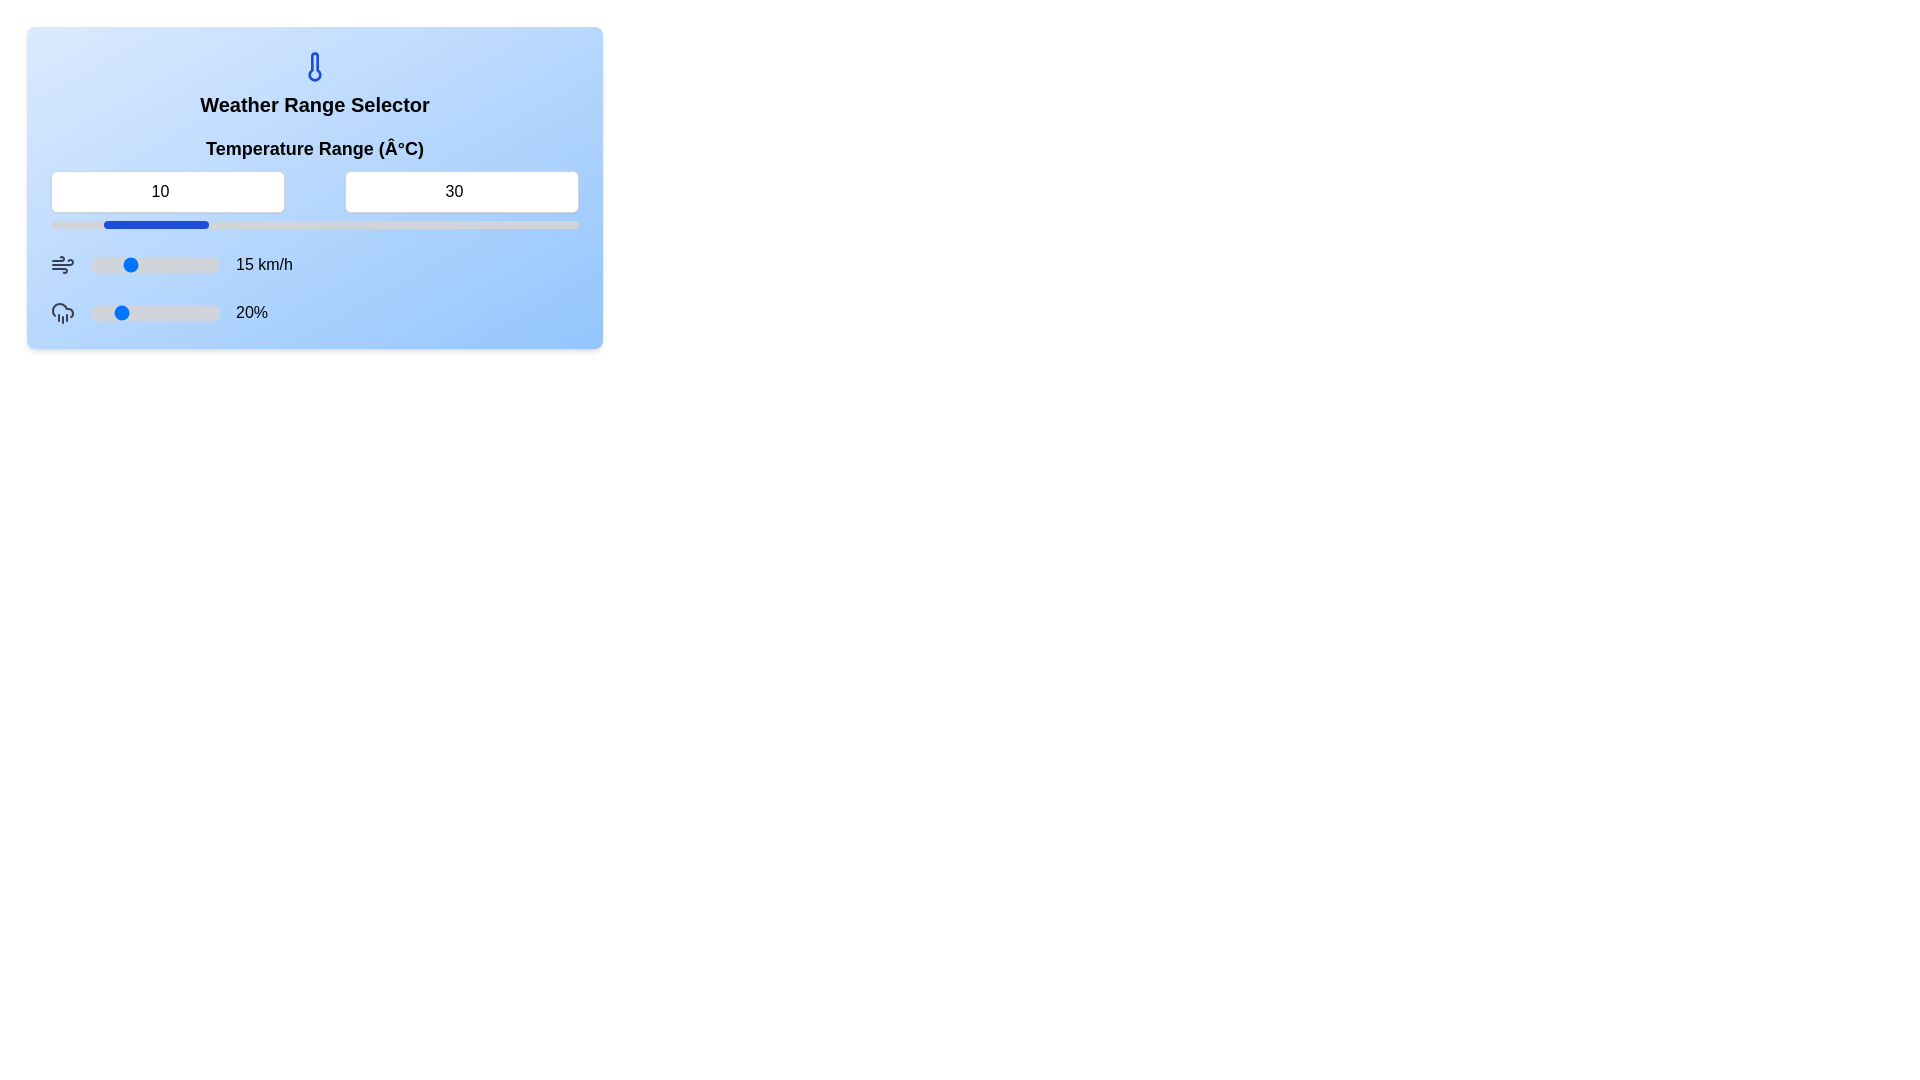 The width and height of the screenshot is (1920, 1080). What do you see at coordinates (314, 148) in the screenshot?
I see `the text label displaying 'Temperature Range (Â°C)', which is styled in bold with a larger font size and is positioned against a light blue background` at bounding box center [314, 148].